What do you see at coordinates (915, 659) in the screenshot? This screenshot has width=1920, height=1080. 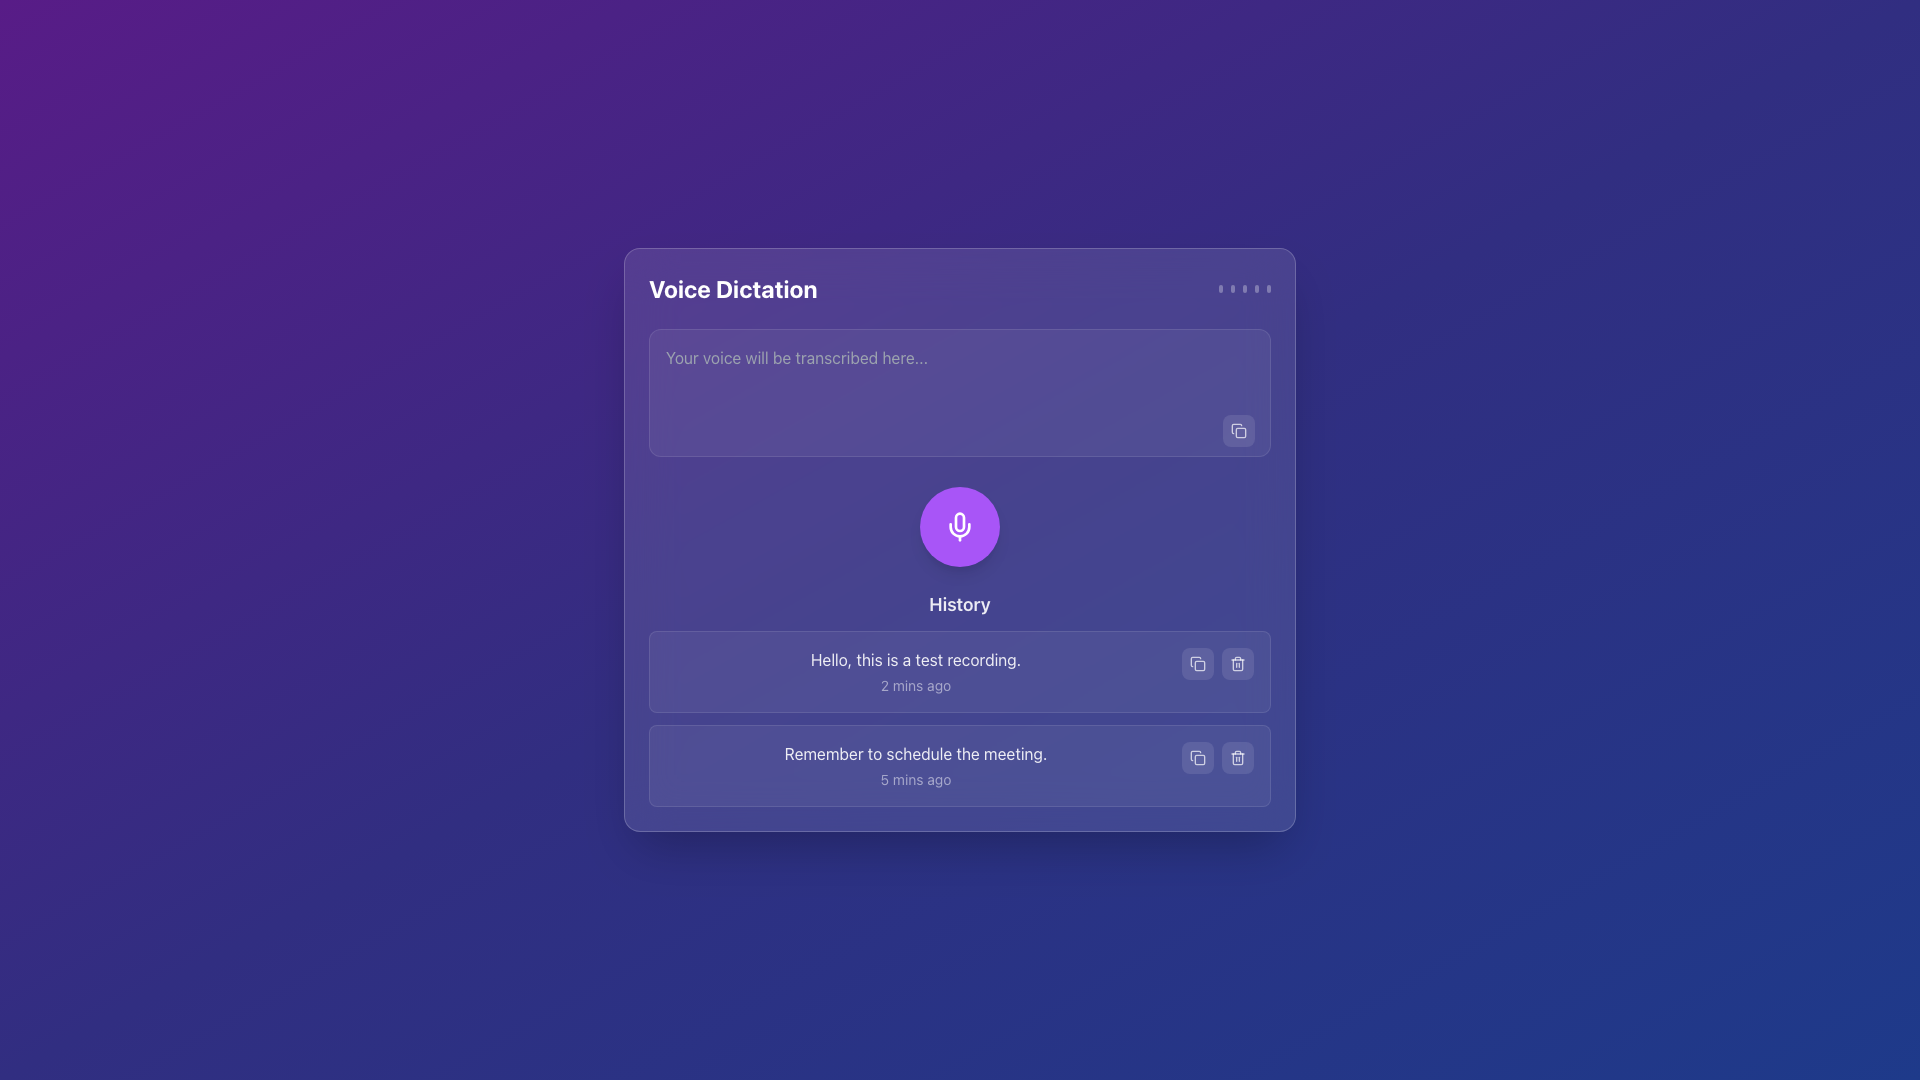 I see `text label that displays 'Hello, this is a test recording.' located in the history list section above the timestamp '2 mins ago.'` at bounding box center [915, 659].